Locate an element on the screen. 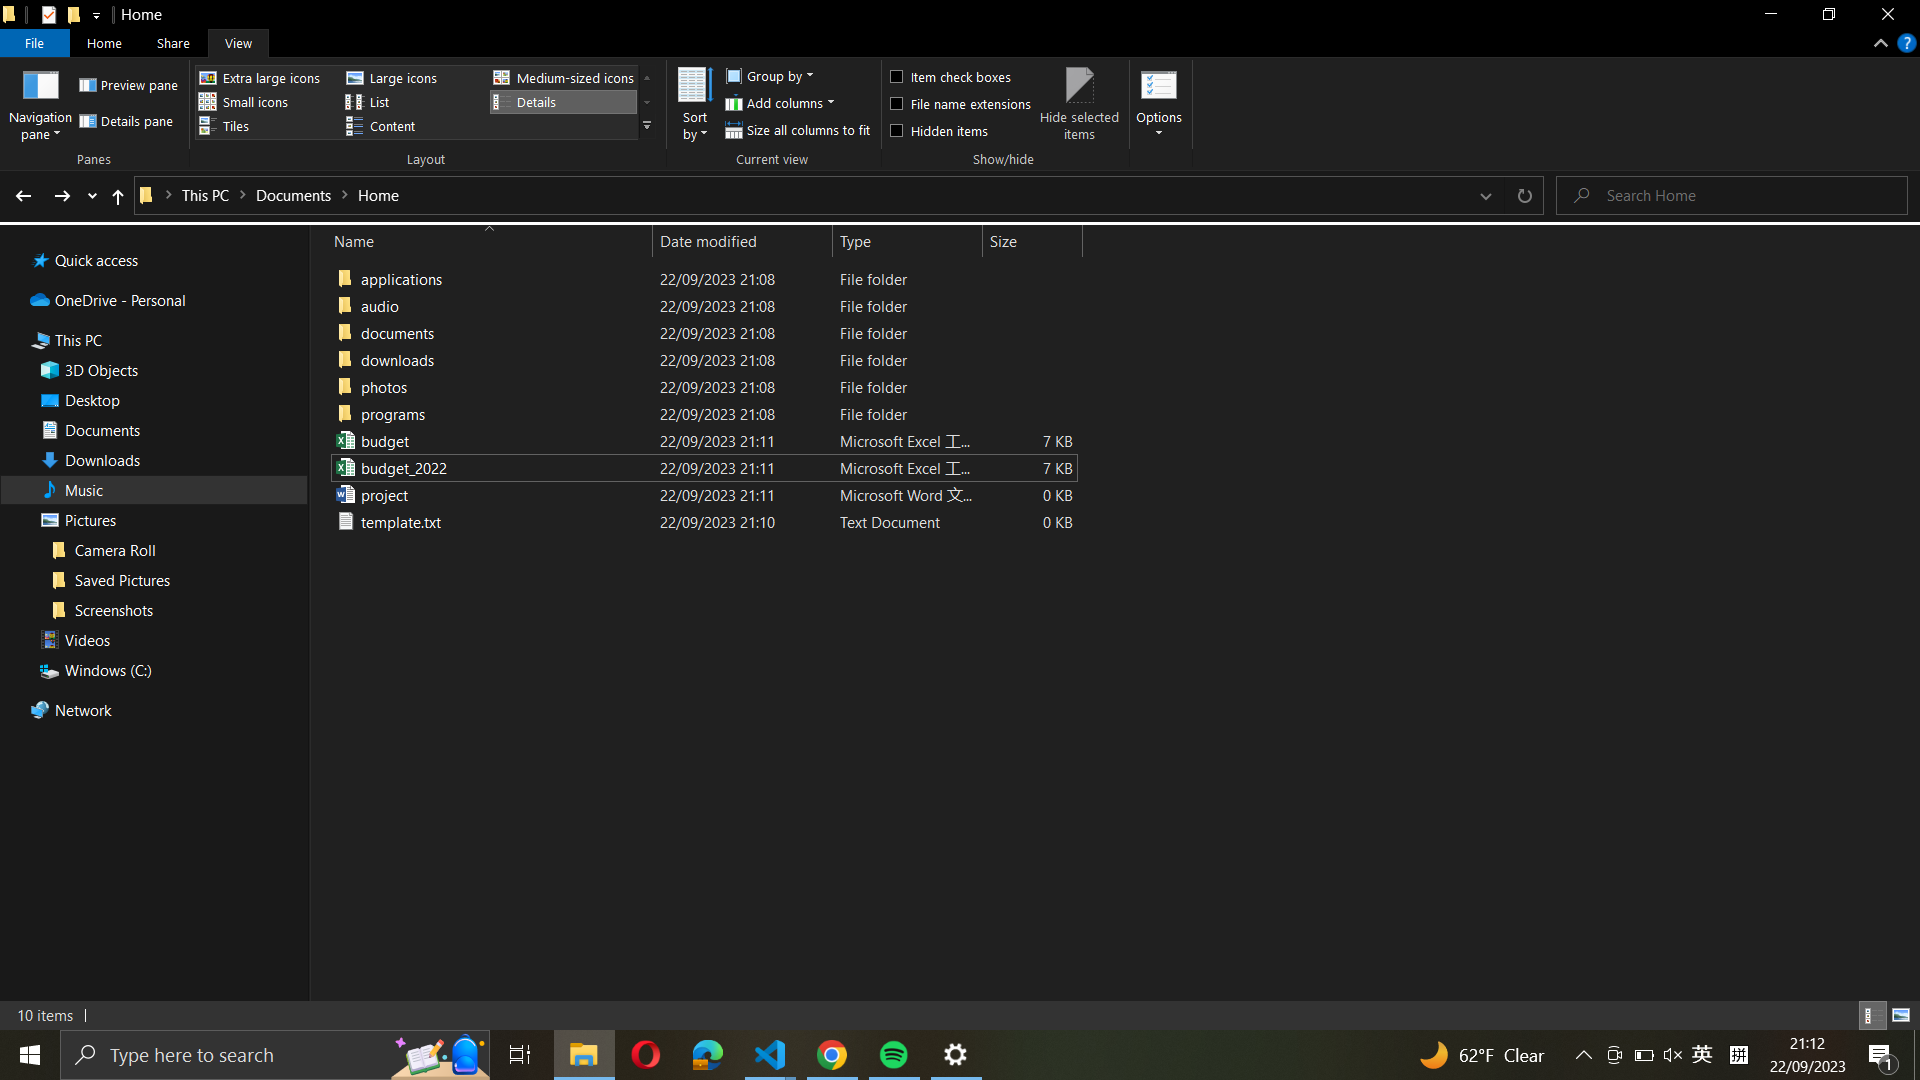 This screenshot has width=1920, height=1080. Rename the "budget_excel_file" to "budget_2021_excel_file is located at coordinates (700, 439).